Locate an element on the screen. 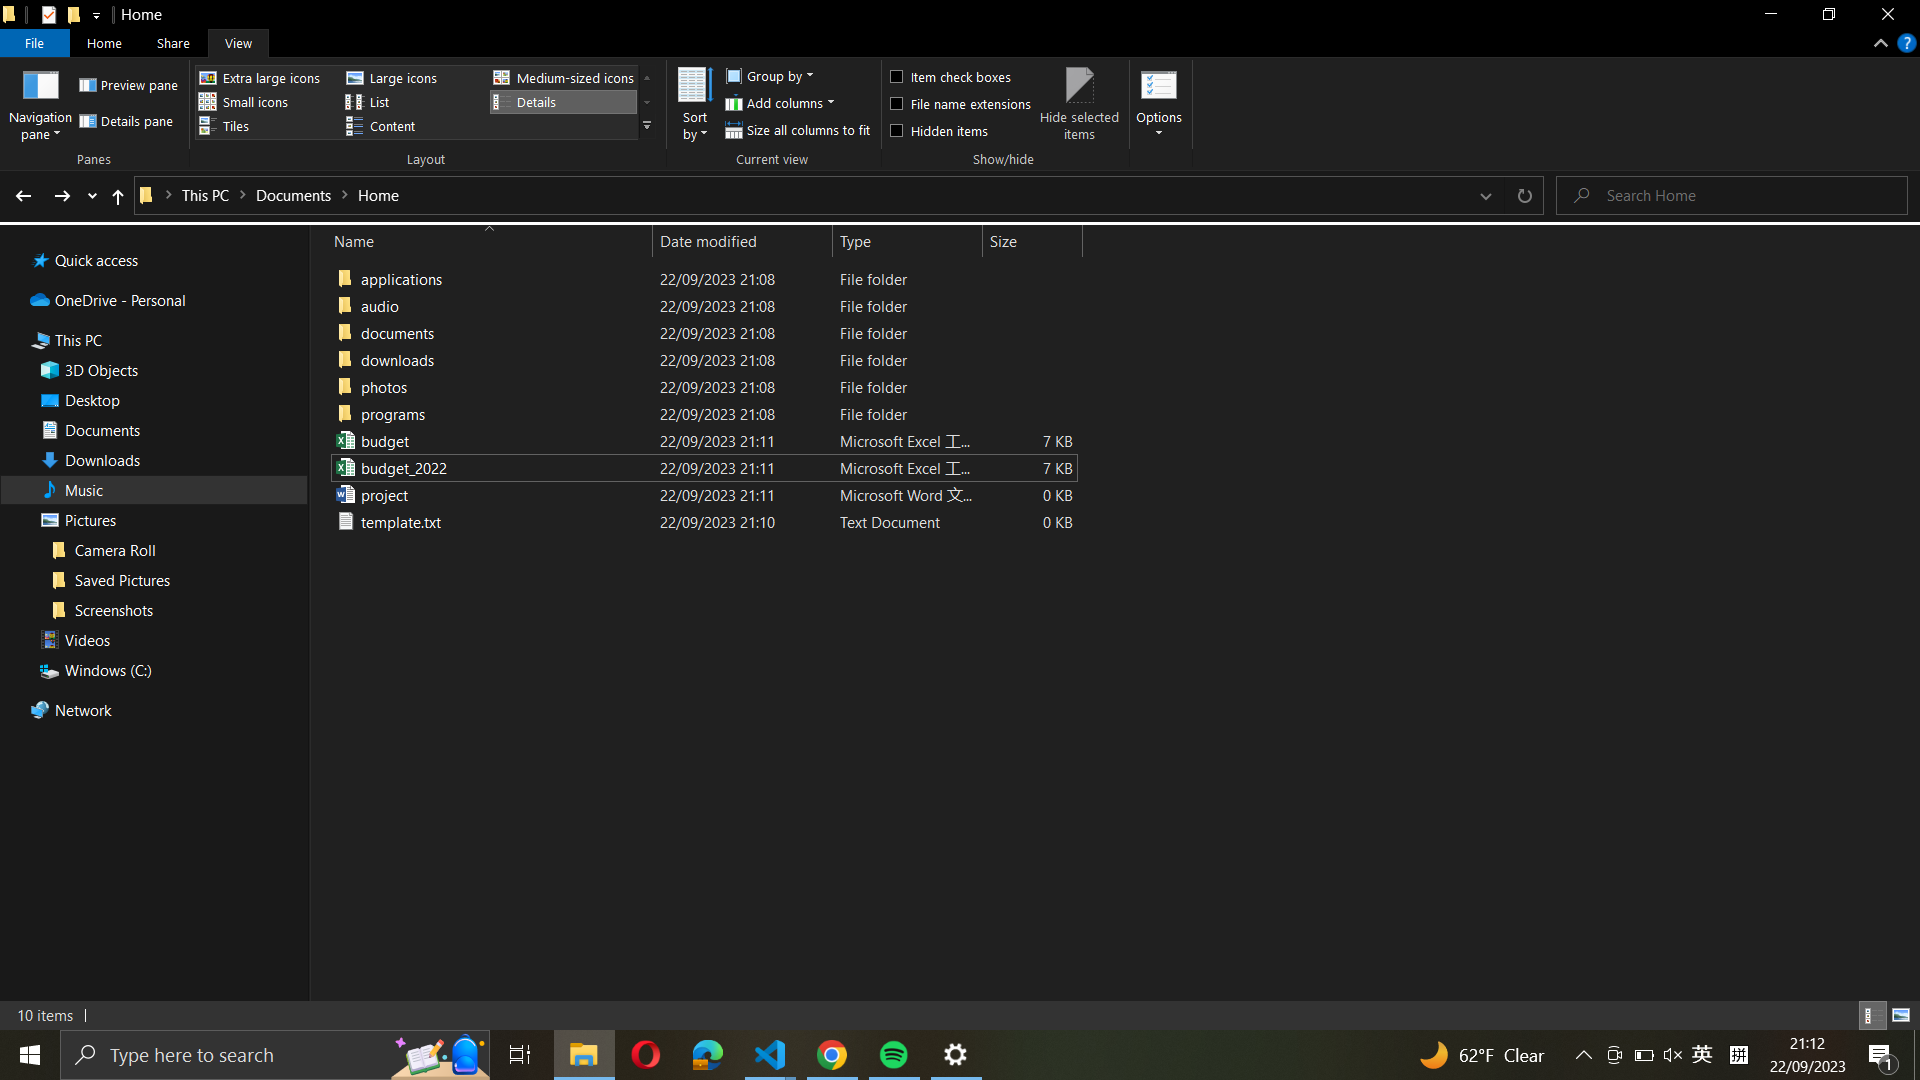 This screenshot has width=1920, height=1080. Rename the "budget_excel_file" to "budget_2021_excel_file is located at coordinates (700, 439).